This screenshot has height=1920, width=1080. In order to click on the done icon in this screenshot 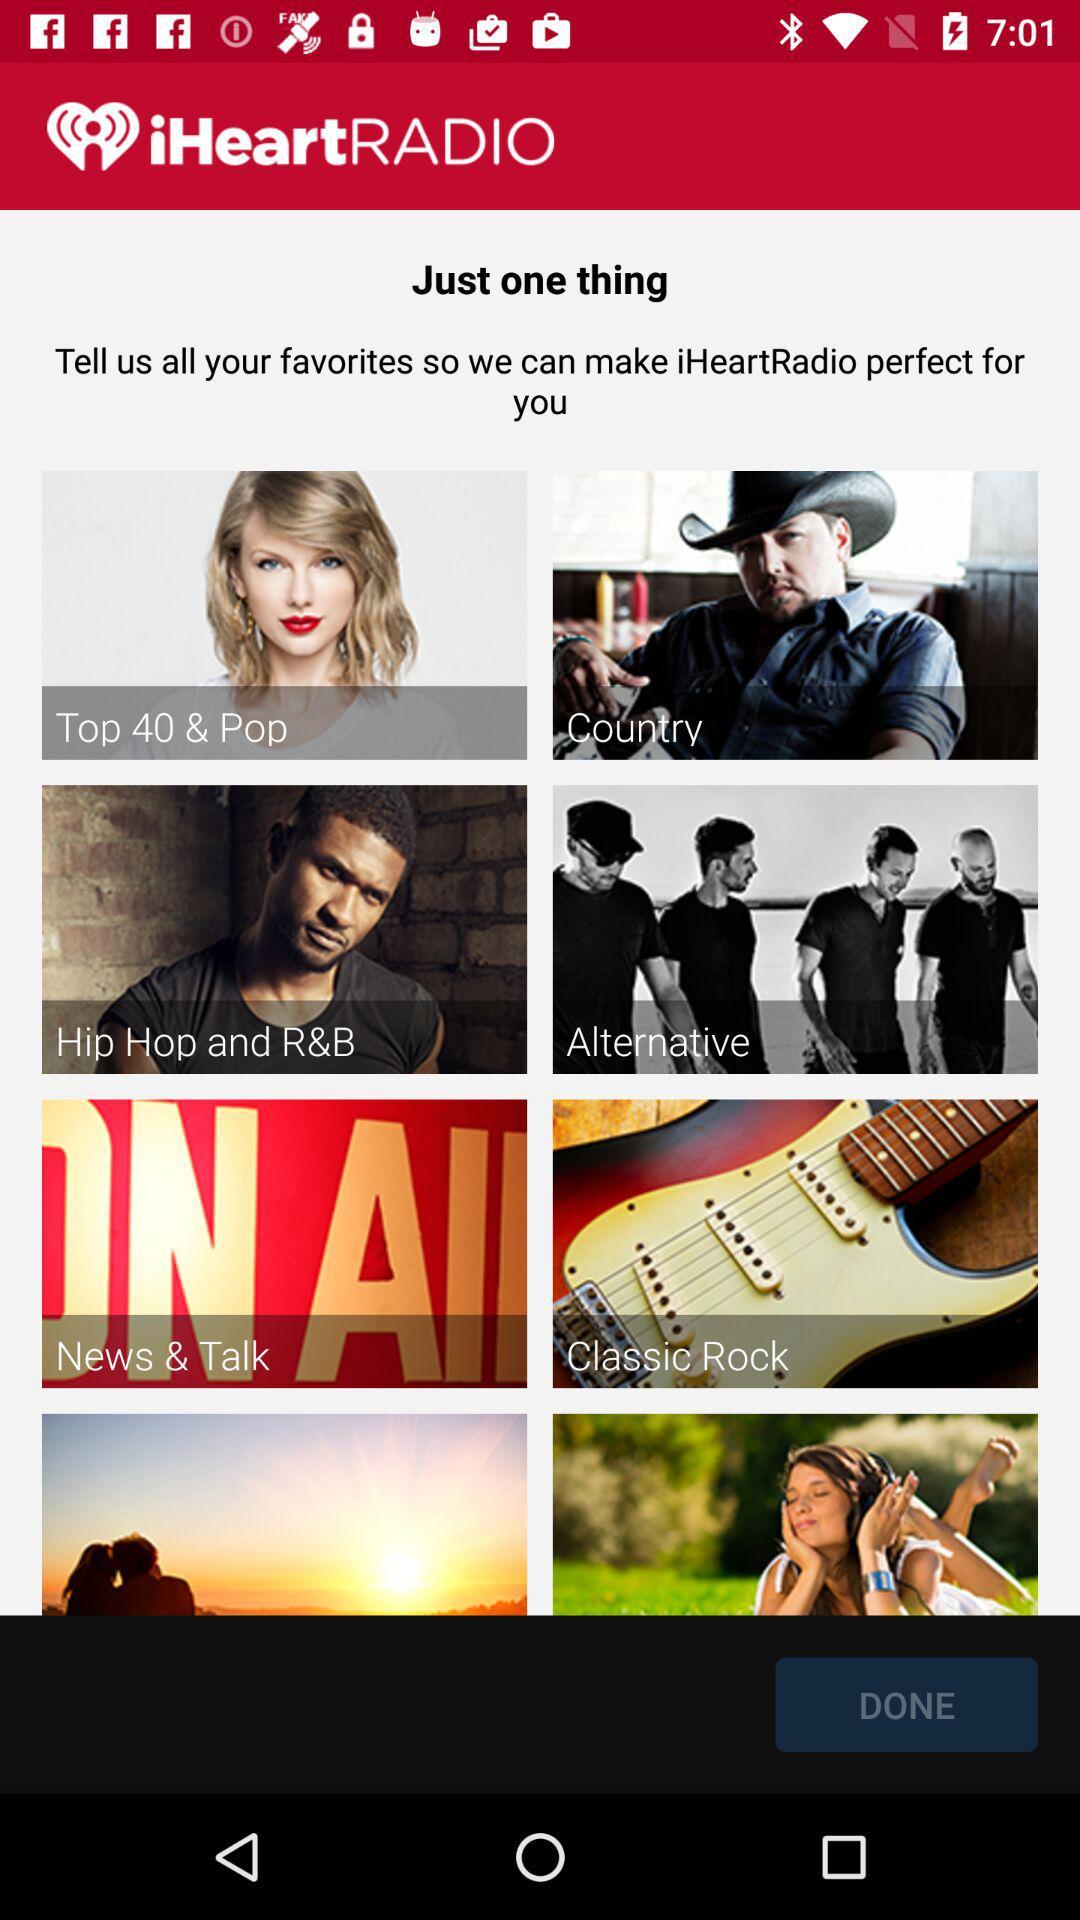, I will do `click(906, 1703)`.